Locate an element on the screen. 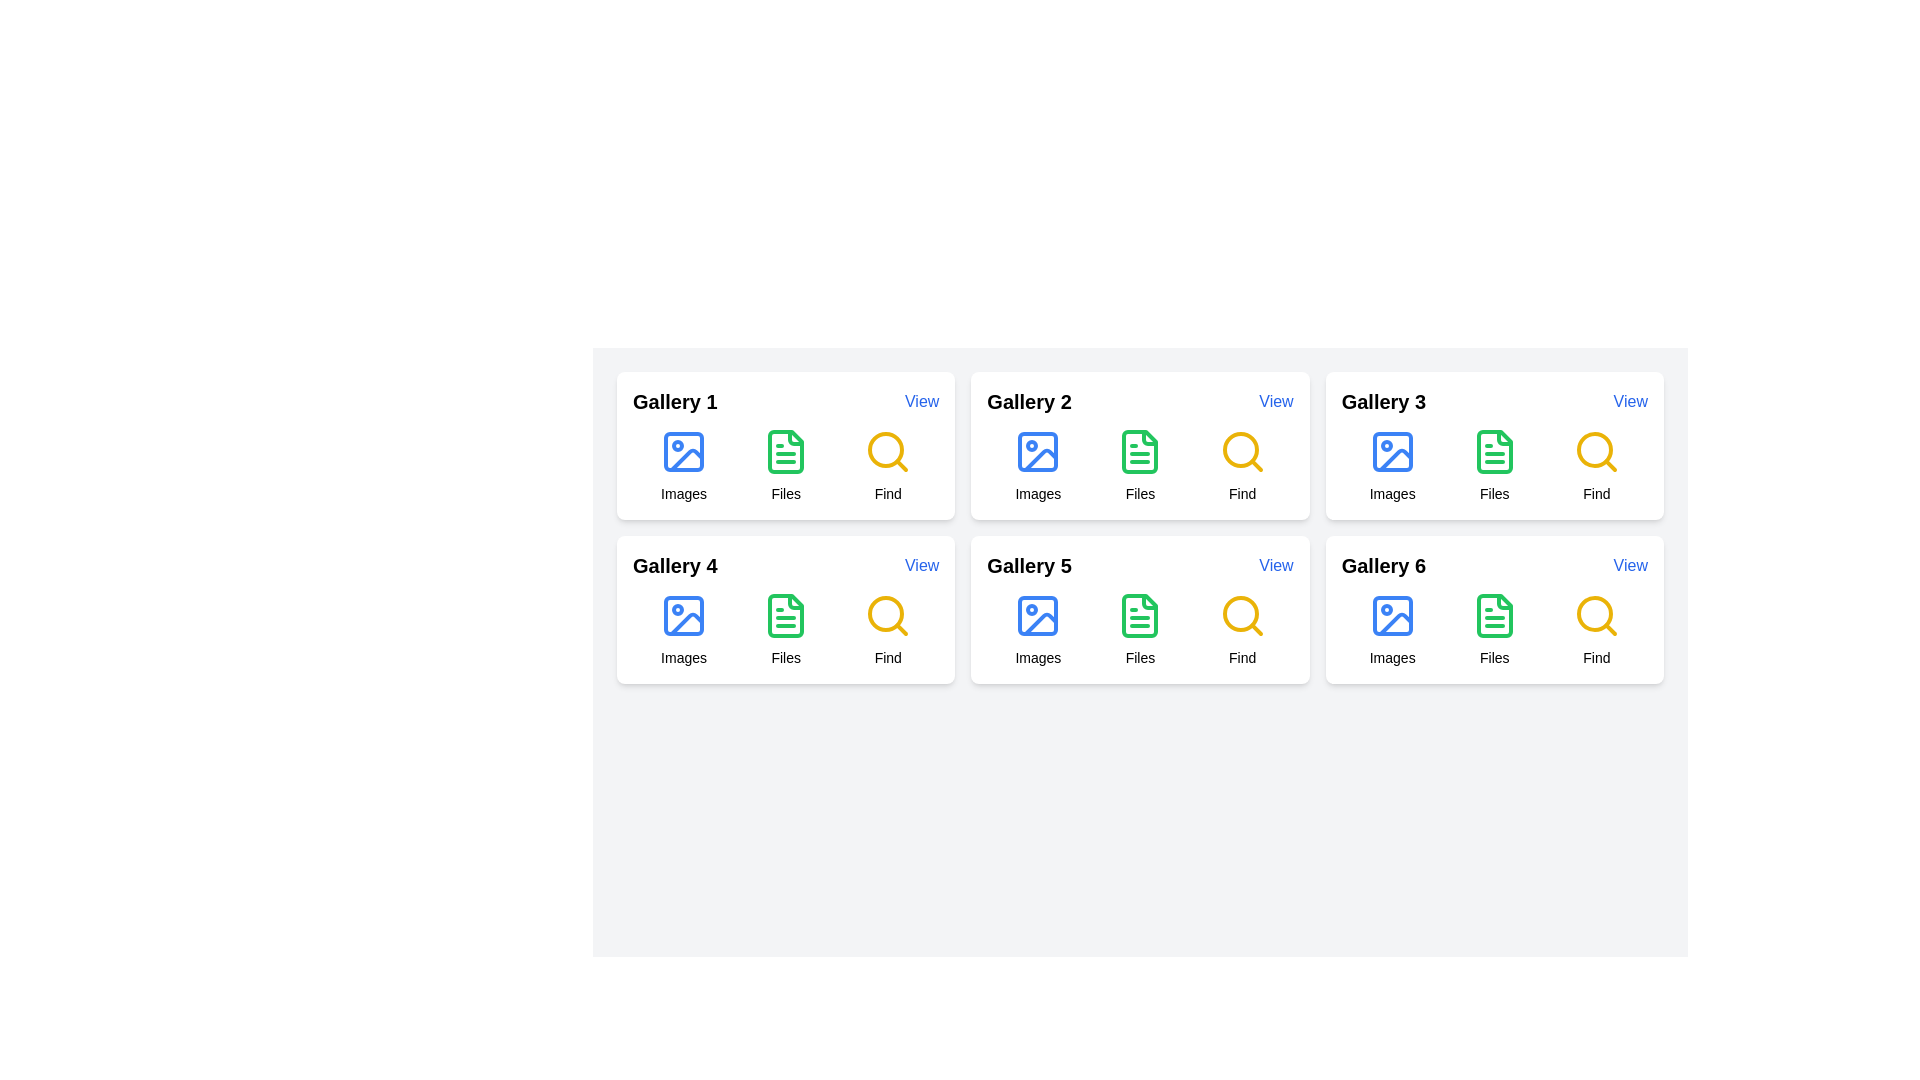 Image resolution: width=1920 pixels, height=1080 pixels. the 'Search' icon is located at coordinates (887, 615).